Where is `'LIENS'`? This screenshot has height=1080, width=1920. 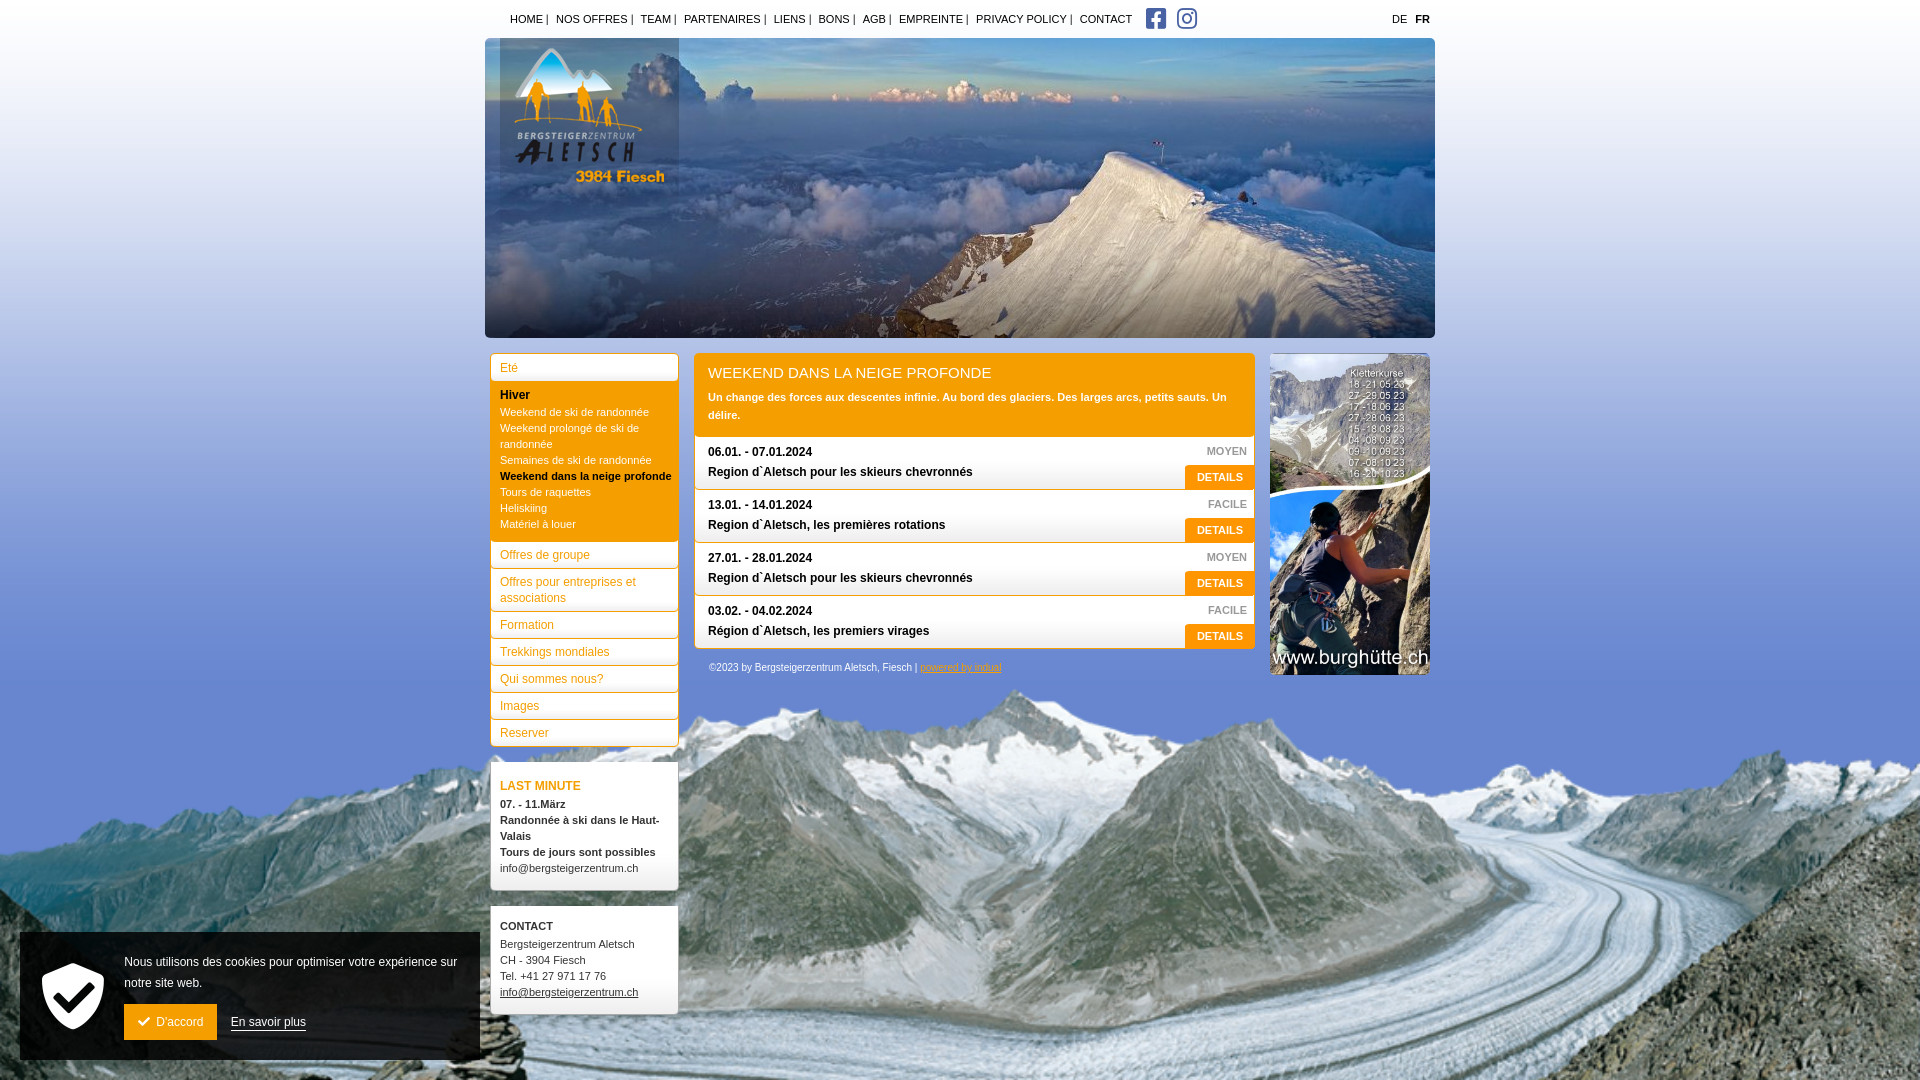 'LIENS' is located at coordinates (785, 19).